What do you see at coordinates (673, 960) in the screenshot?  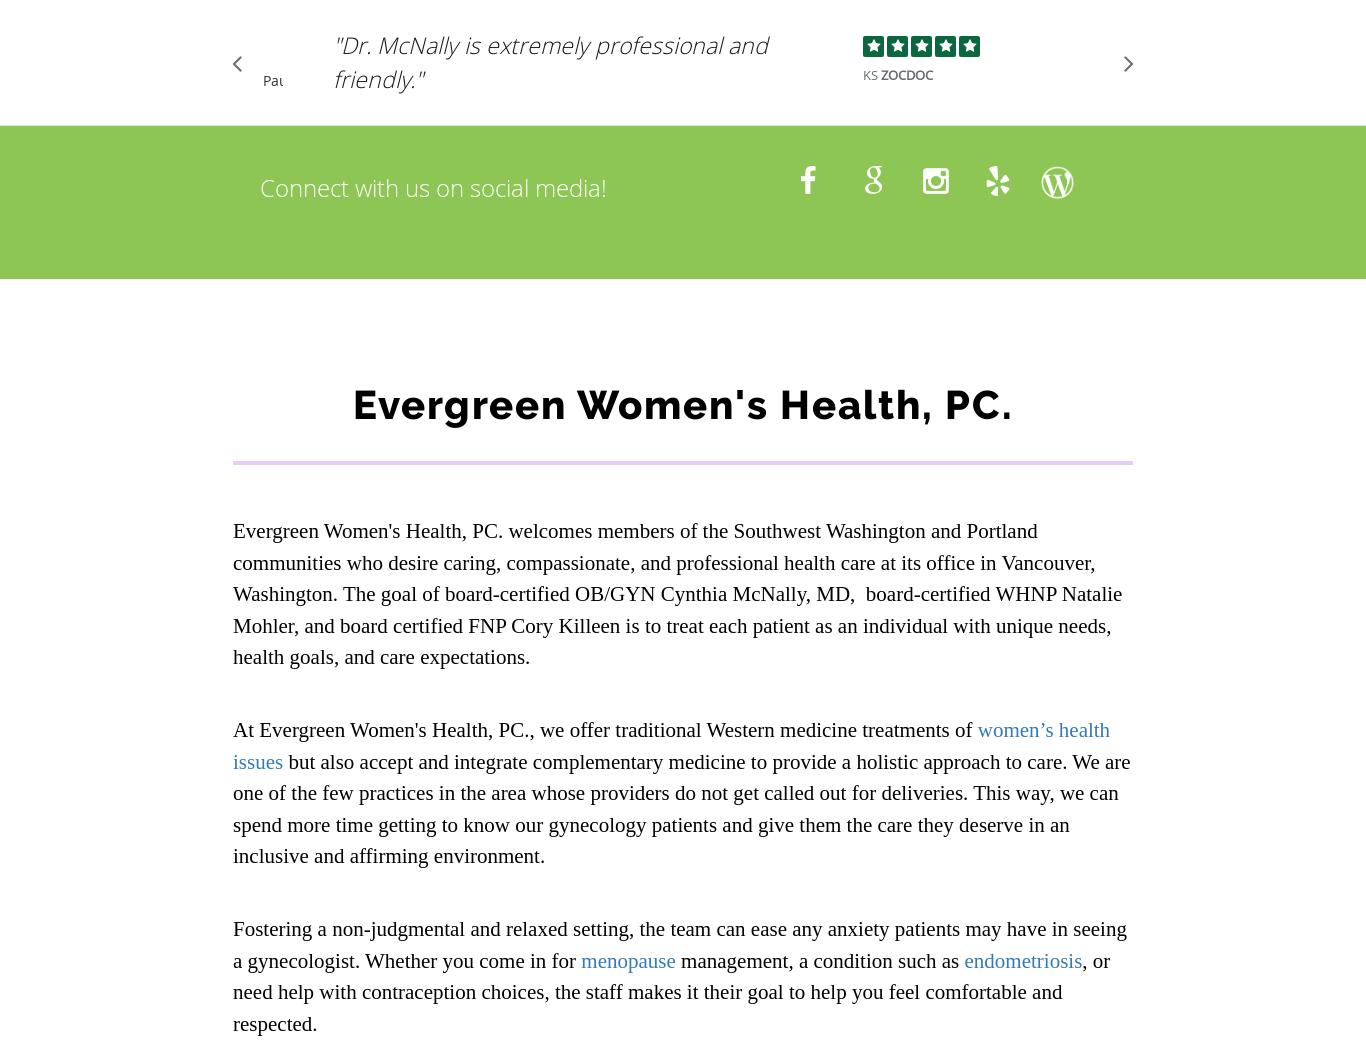 I see `'management, a condition such as'` at bounding box center [673, 960].